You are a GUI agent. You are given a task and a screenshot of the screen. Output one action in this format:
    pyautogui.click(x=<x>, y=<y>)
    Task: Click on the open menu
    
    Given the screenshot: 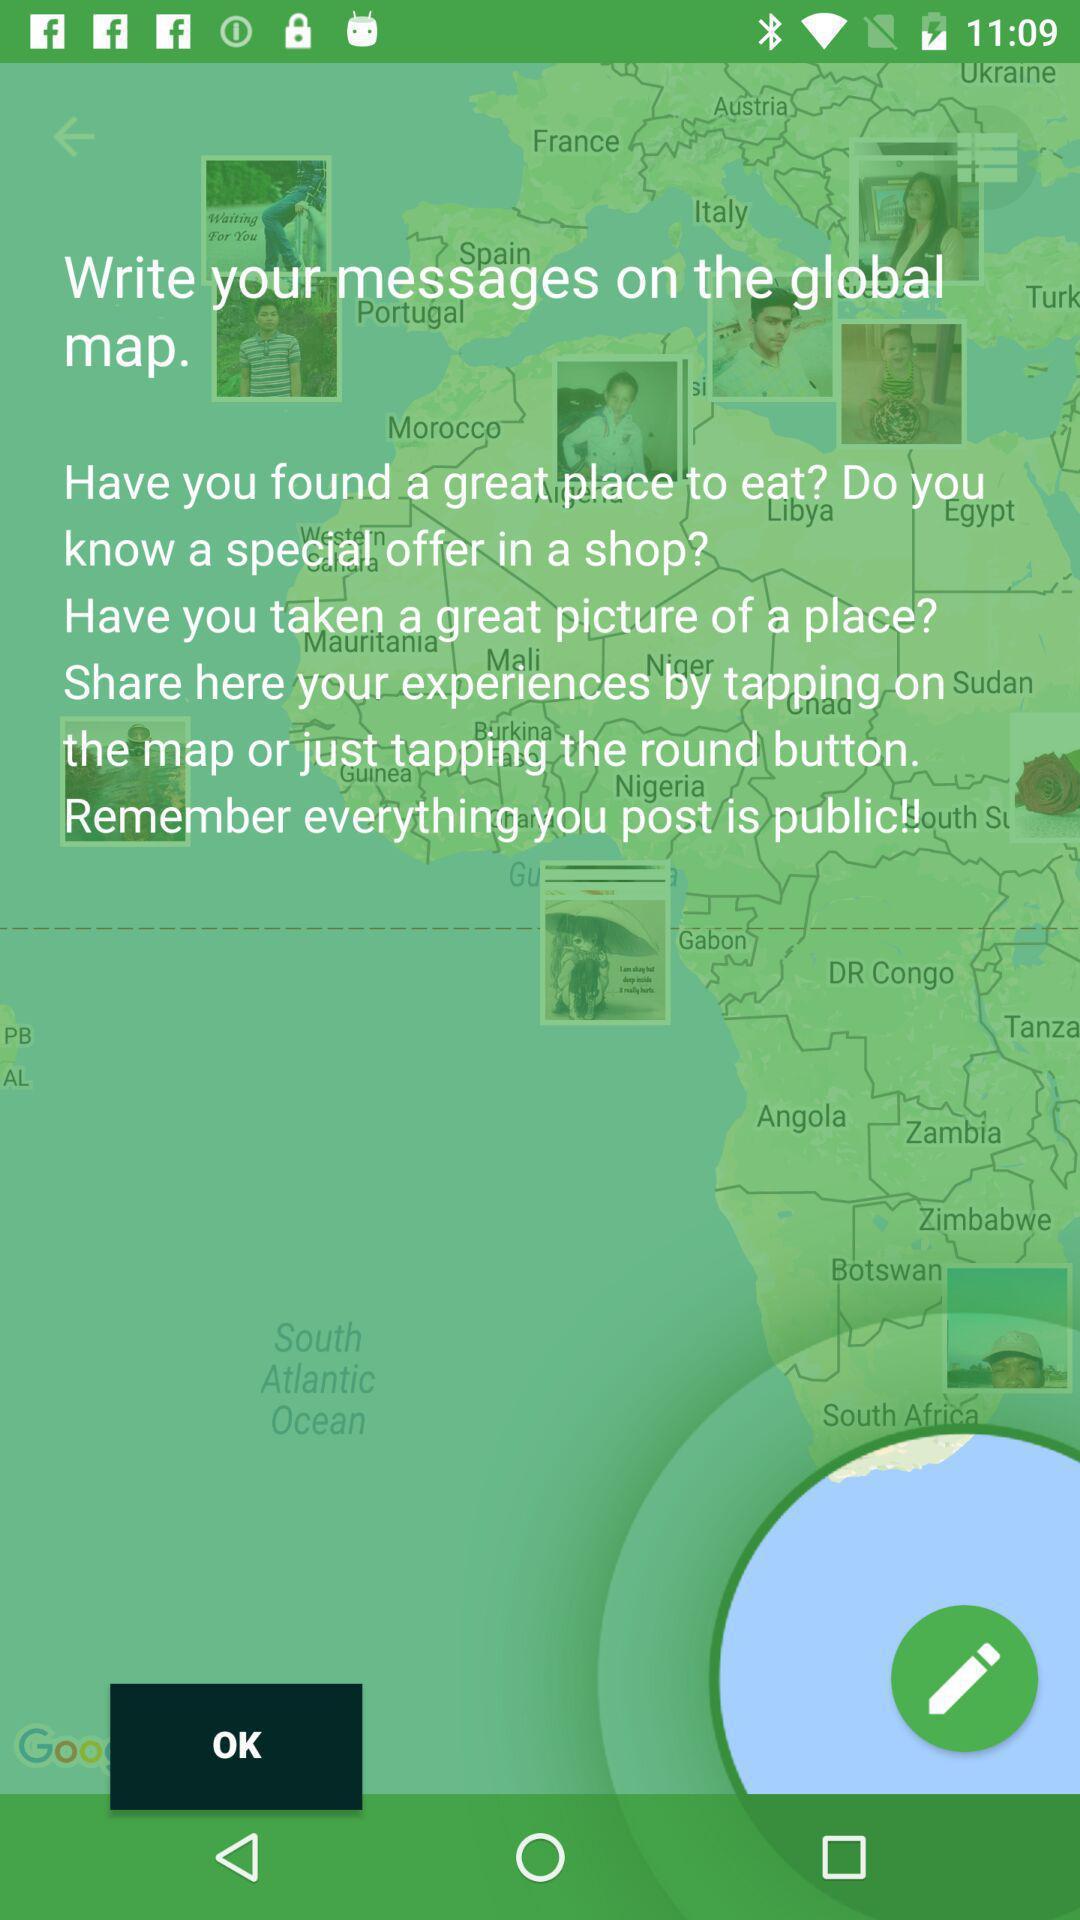 What is the action you would take?
    pyautogui.click(x=984, y=156)
    